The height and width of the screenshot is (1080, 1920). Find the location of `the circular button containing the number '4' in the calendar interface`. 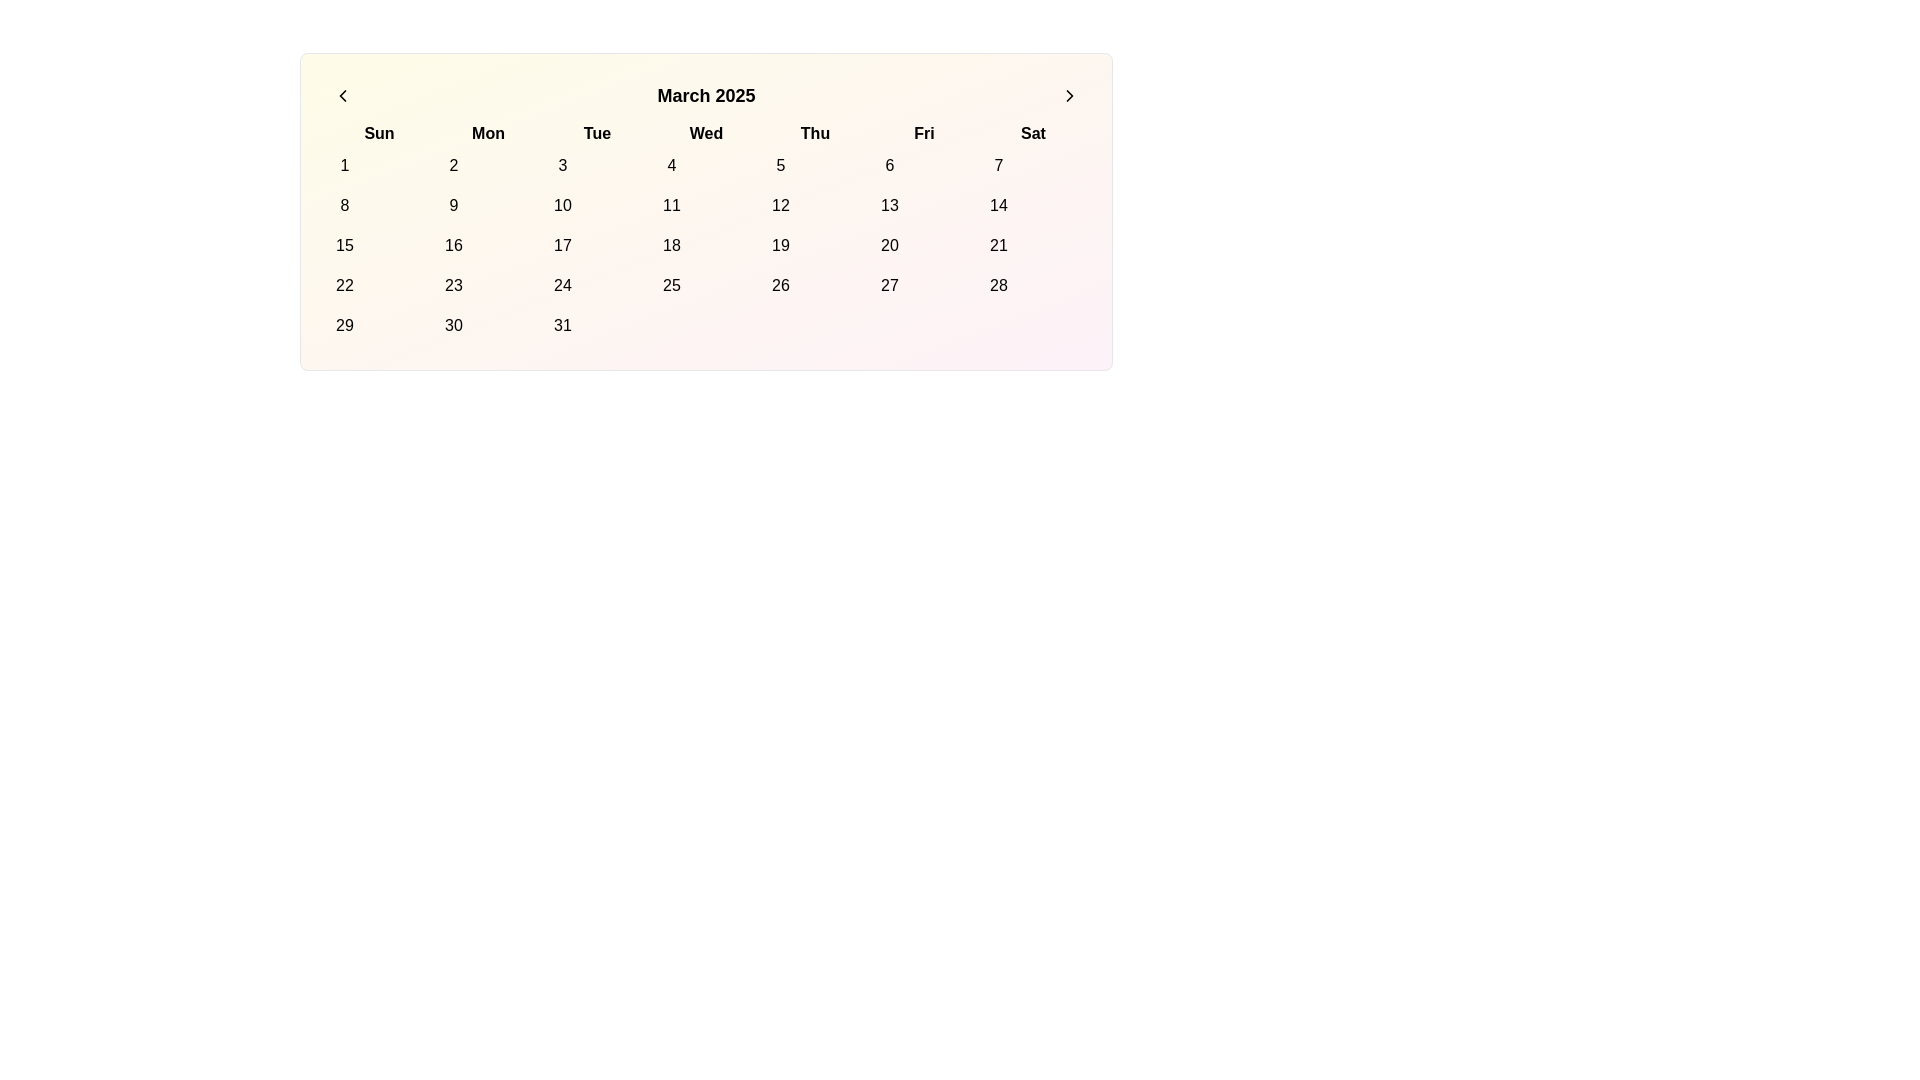

the circular button containing the number '4' in the calendar interface is located at coordinates (672, 164).